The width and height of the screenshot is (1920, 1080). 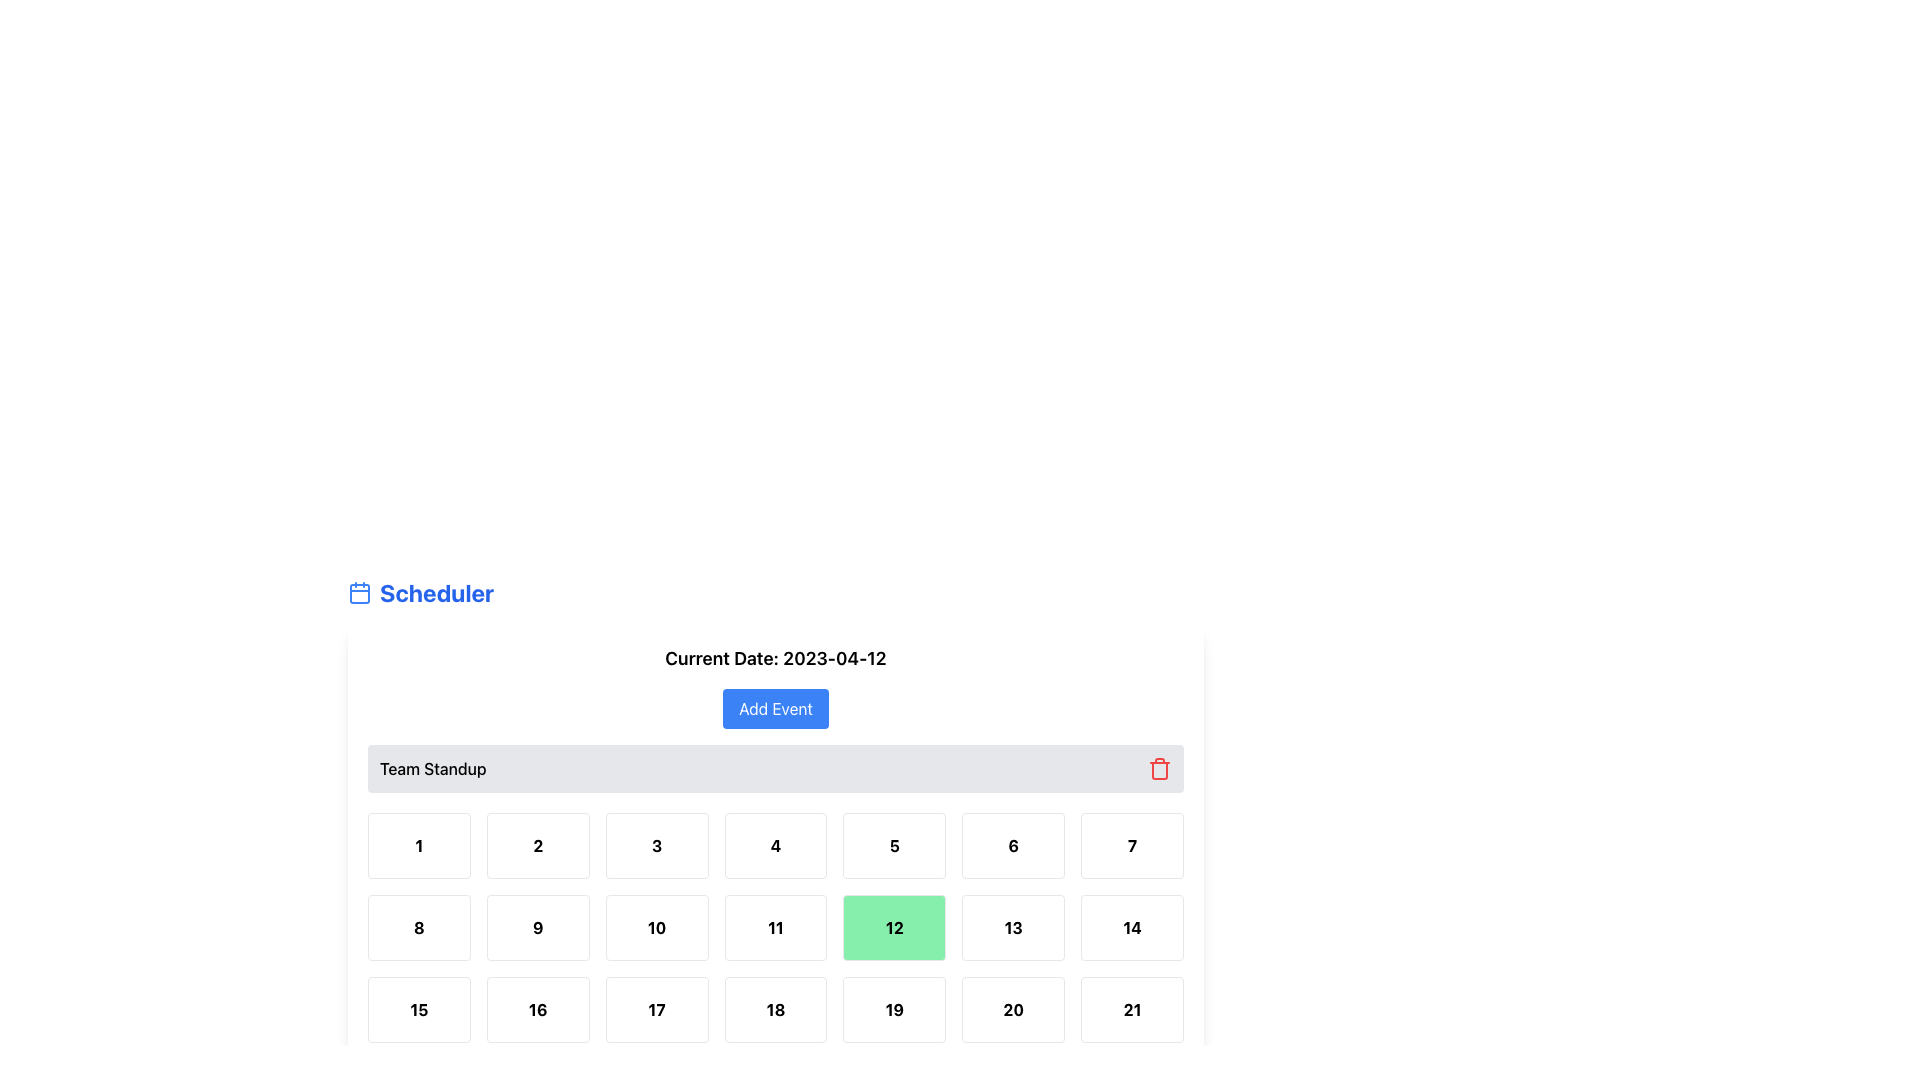 I want to click on the calendar date cell representing the date '6', so click(x=1013, y=845).